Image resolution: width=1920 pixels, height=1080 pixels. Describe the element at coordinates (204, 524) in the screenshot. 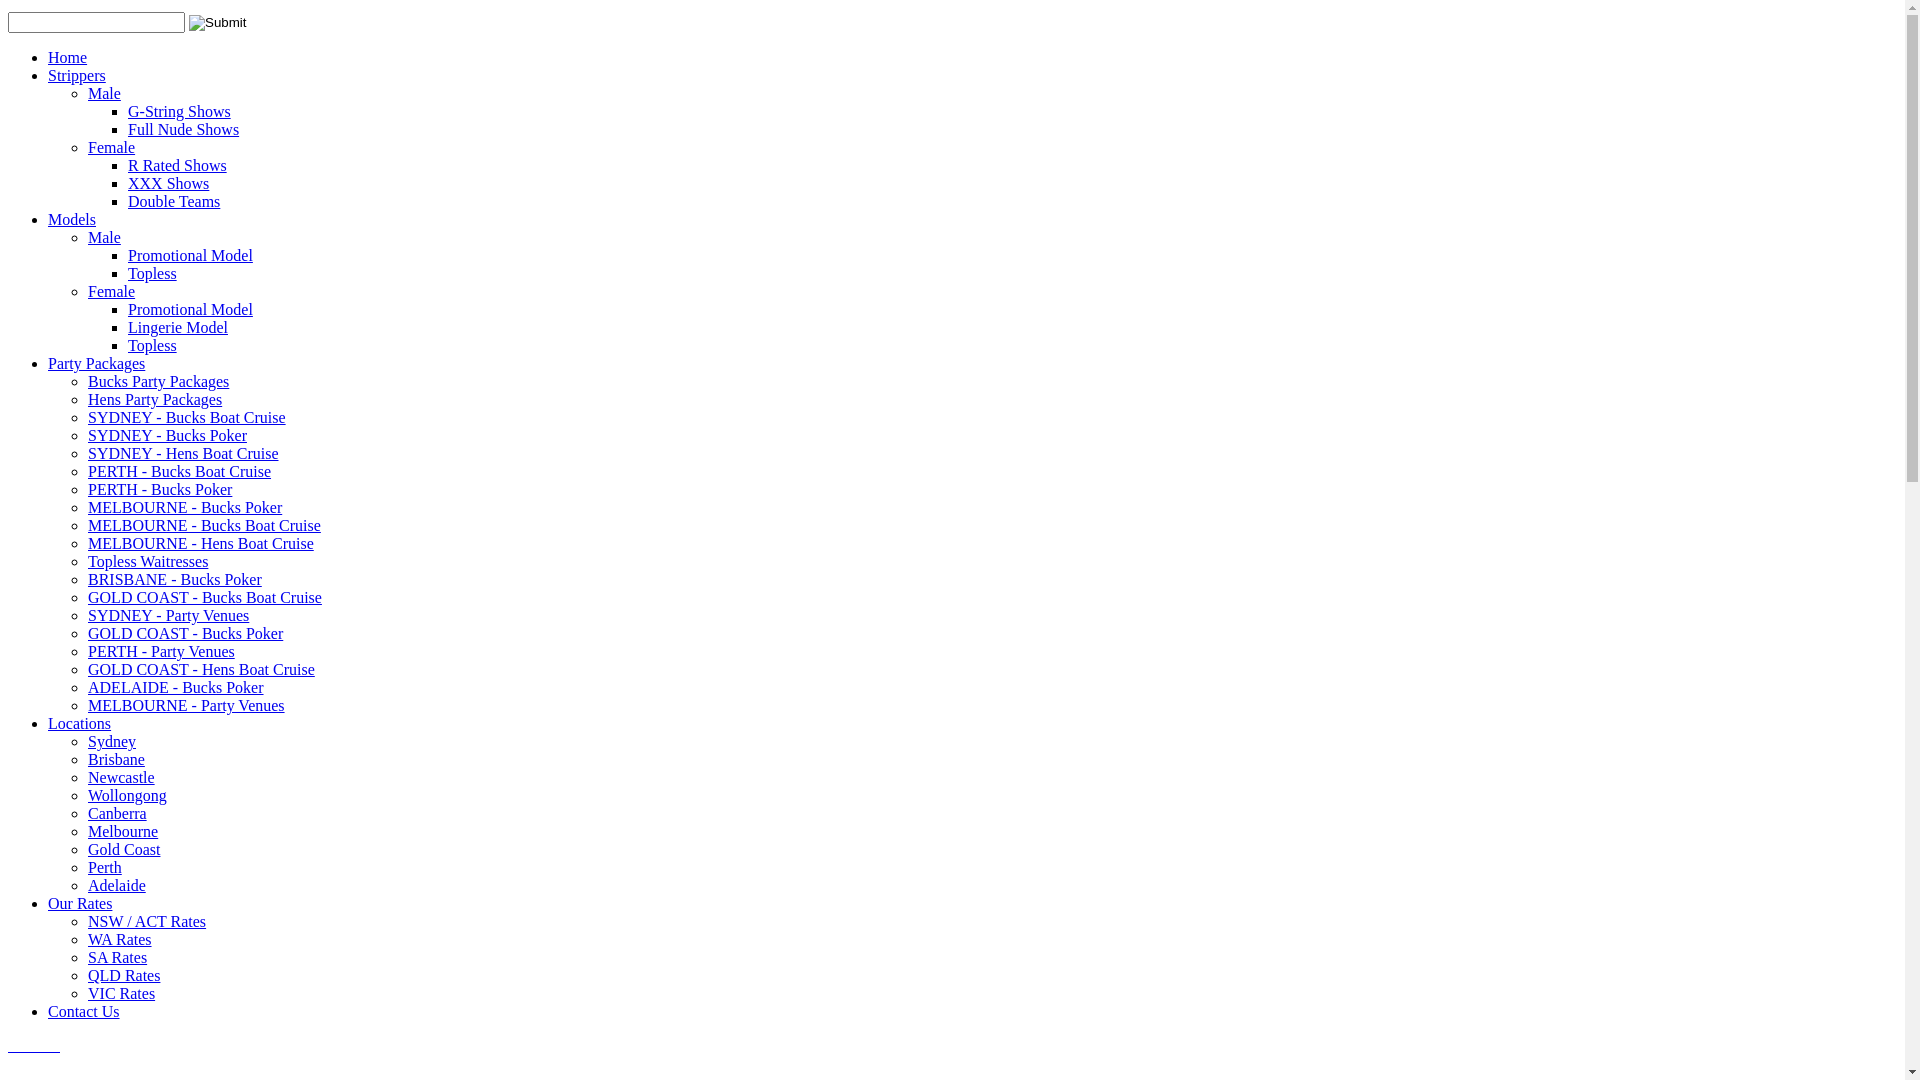

I see `'MELBOURNE - Bucks Boat Cruise'` at that location.